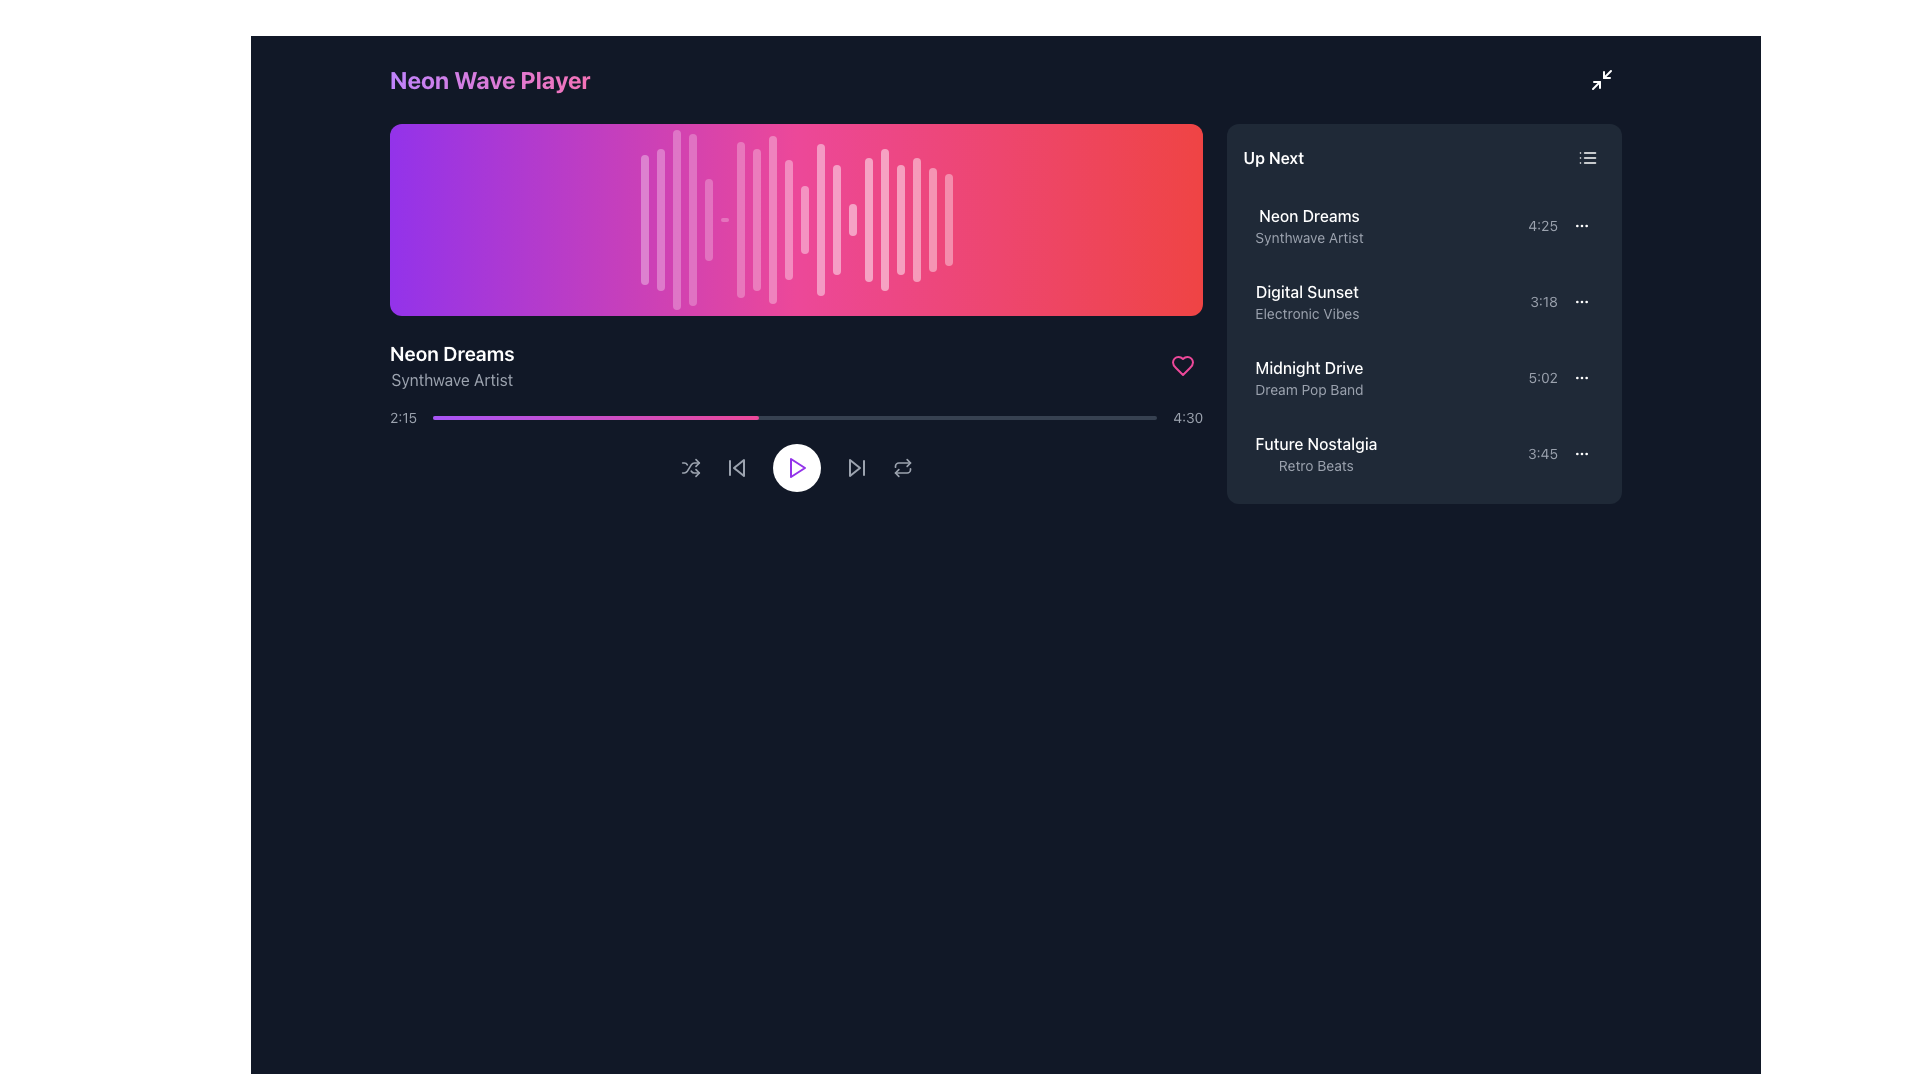  What do you see at coordinates (795, 467) in the screenshot?
I see `the triangular 'play' icon with a purple outline and white background located at the bottom center of the audio player interface` at bounding box center [795, 467].